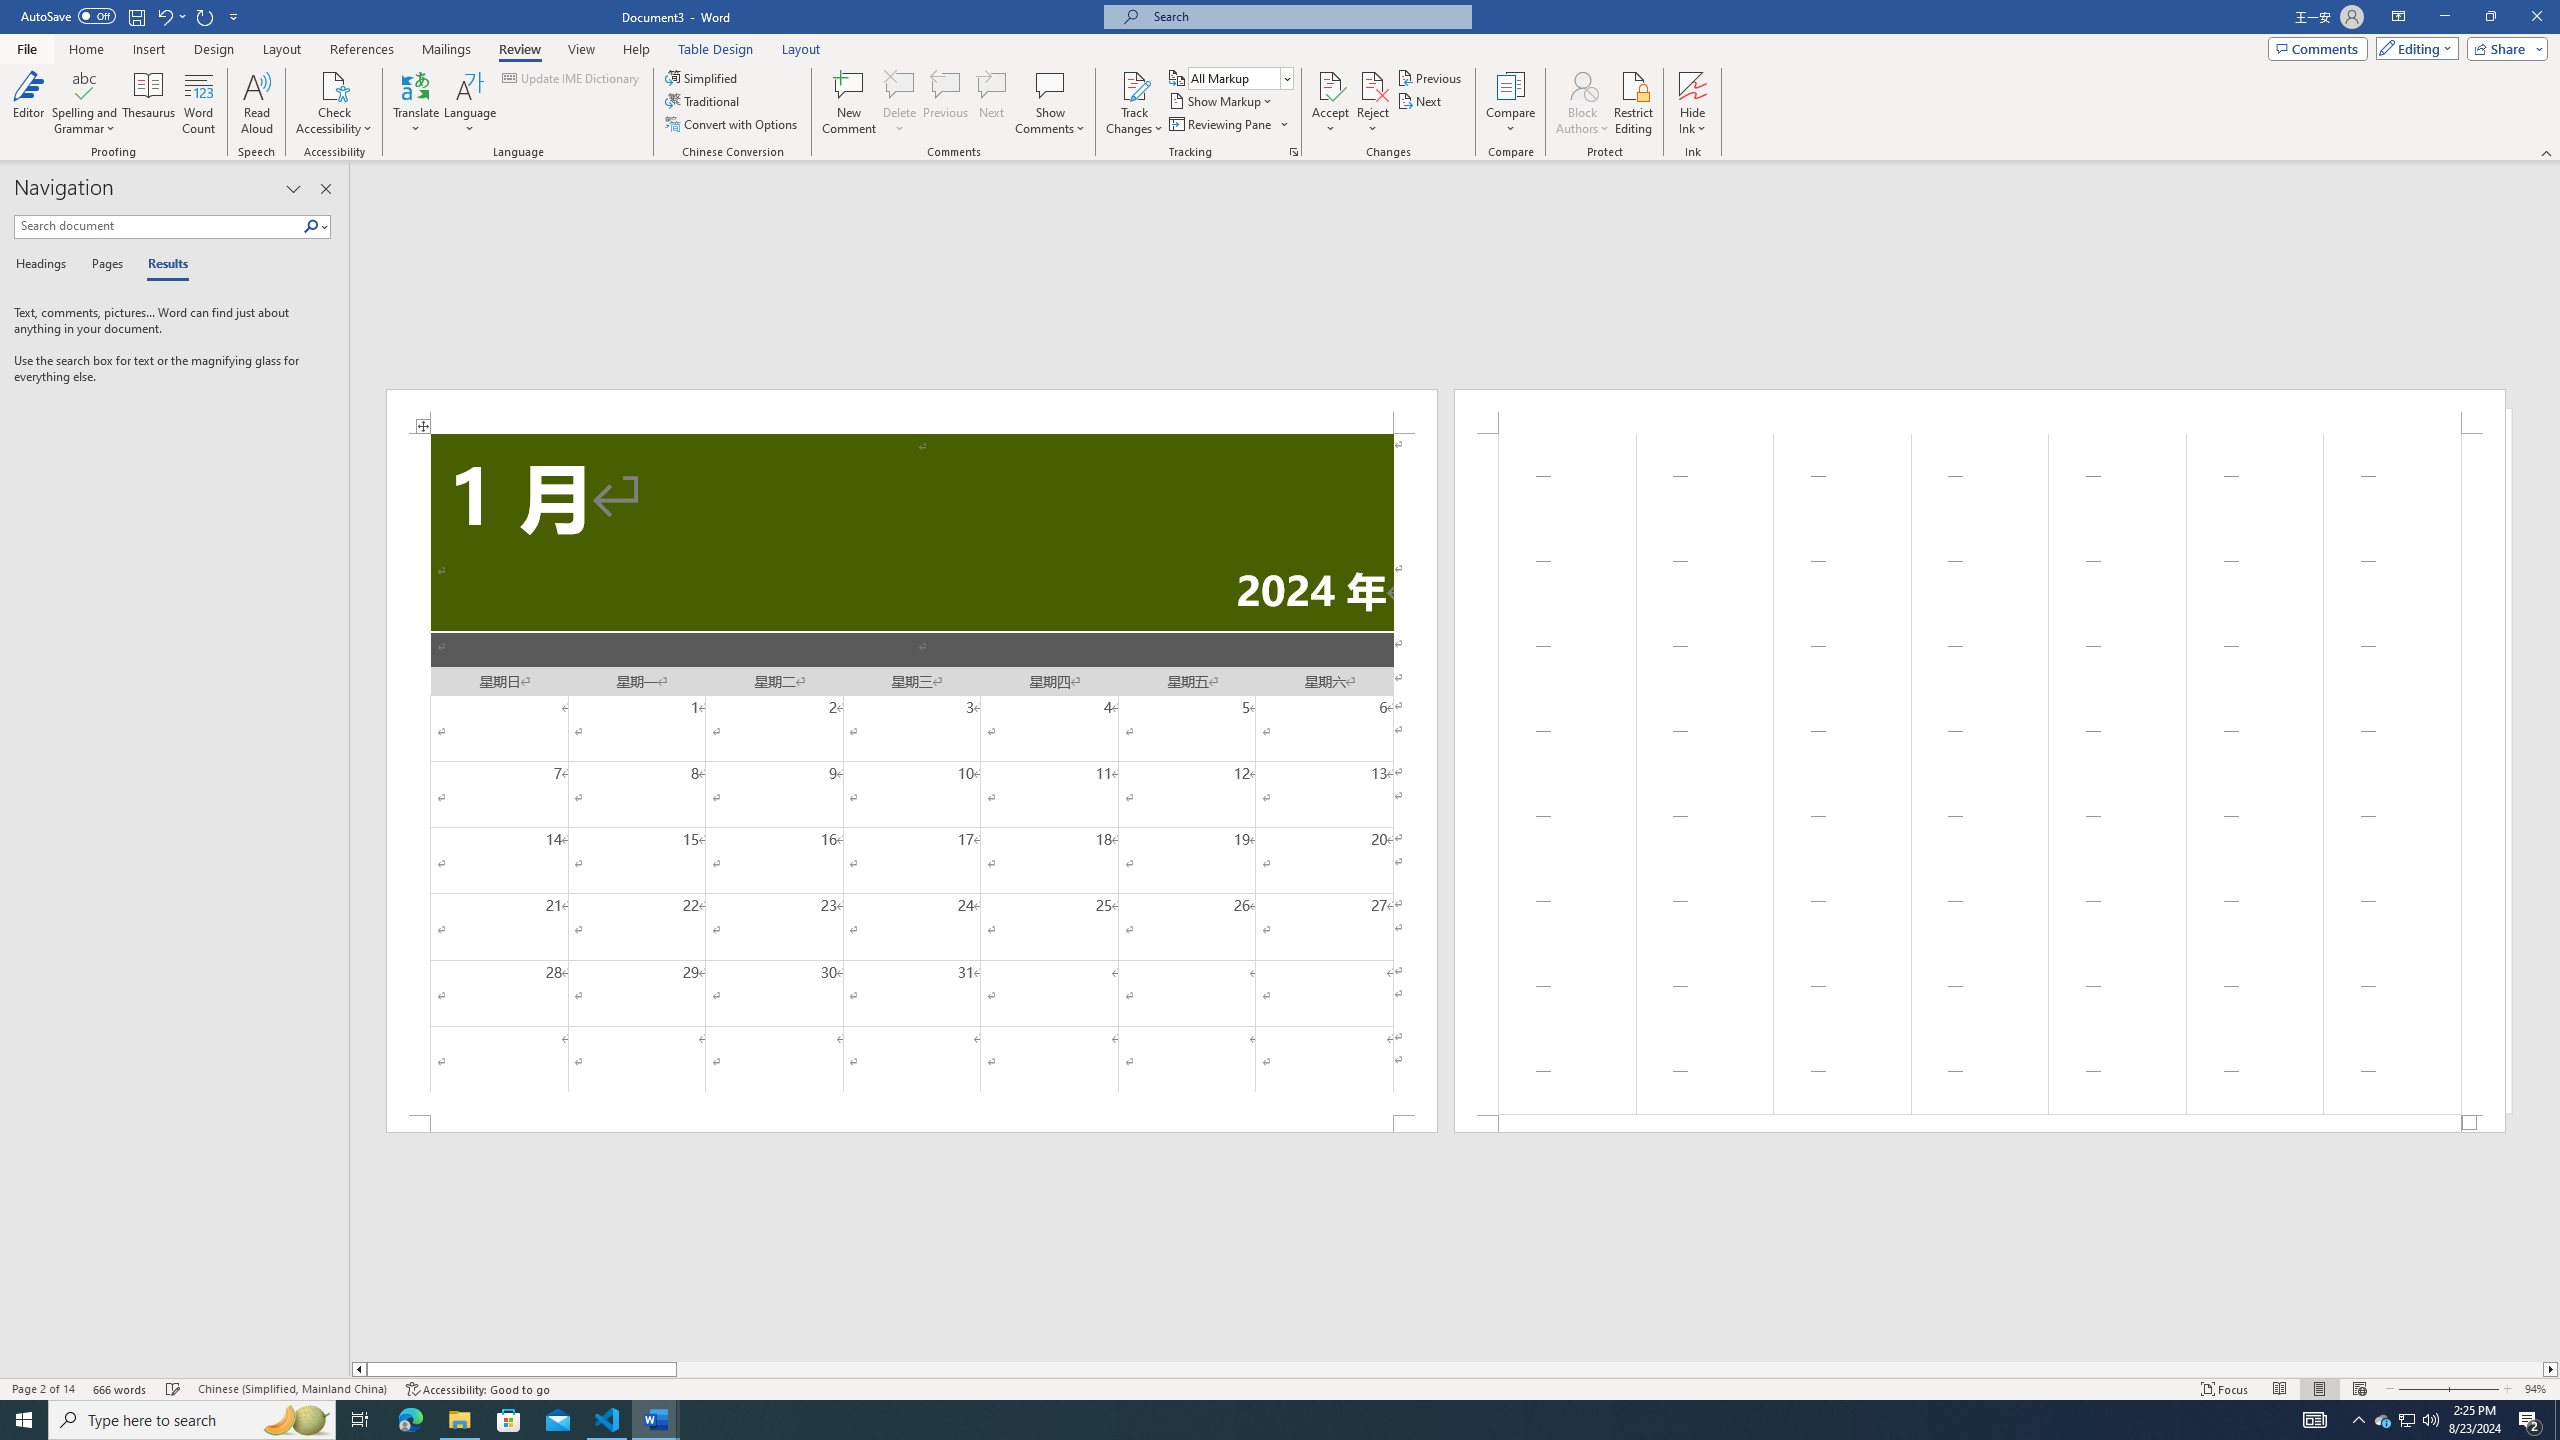 Image resolution: width=2560 pixels, height=1440 pixels. Describe the element at coordinates (704, 99) in the screenshot. I see `'Traditional'` at that location.